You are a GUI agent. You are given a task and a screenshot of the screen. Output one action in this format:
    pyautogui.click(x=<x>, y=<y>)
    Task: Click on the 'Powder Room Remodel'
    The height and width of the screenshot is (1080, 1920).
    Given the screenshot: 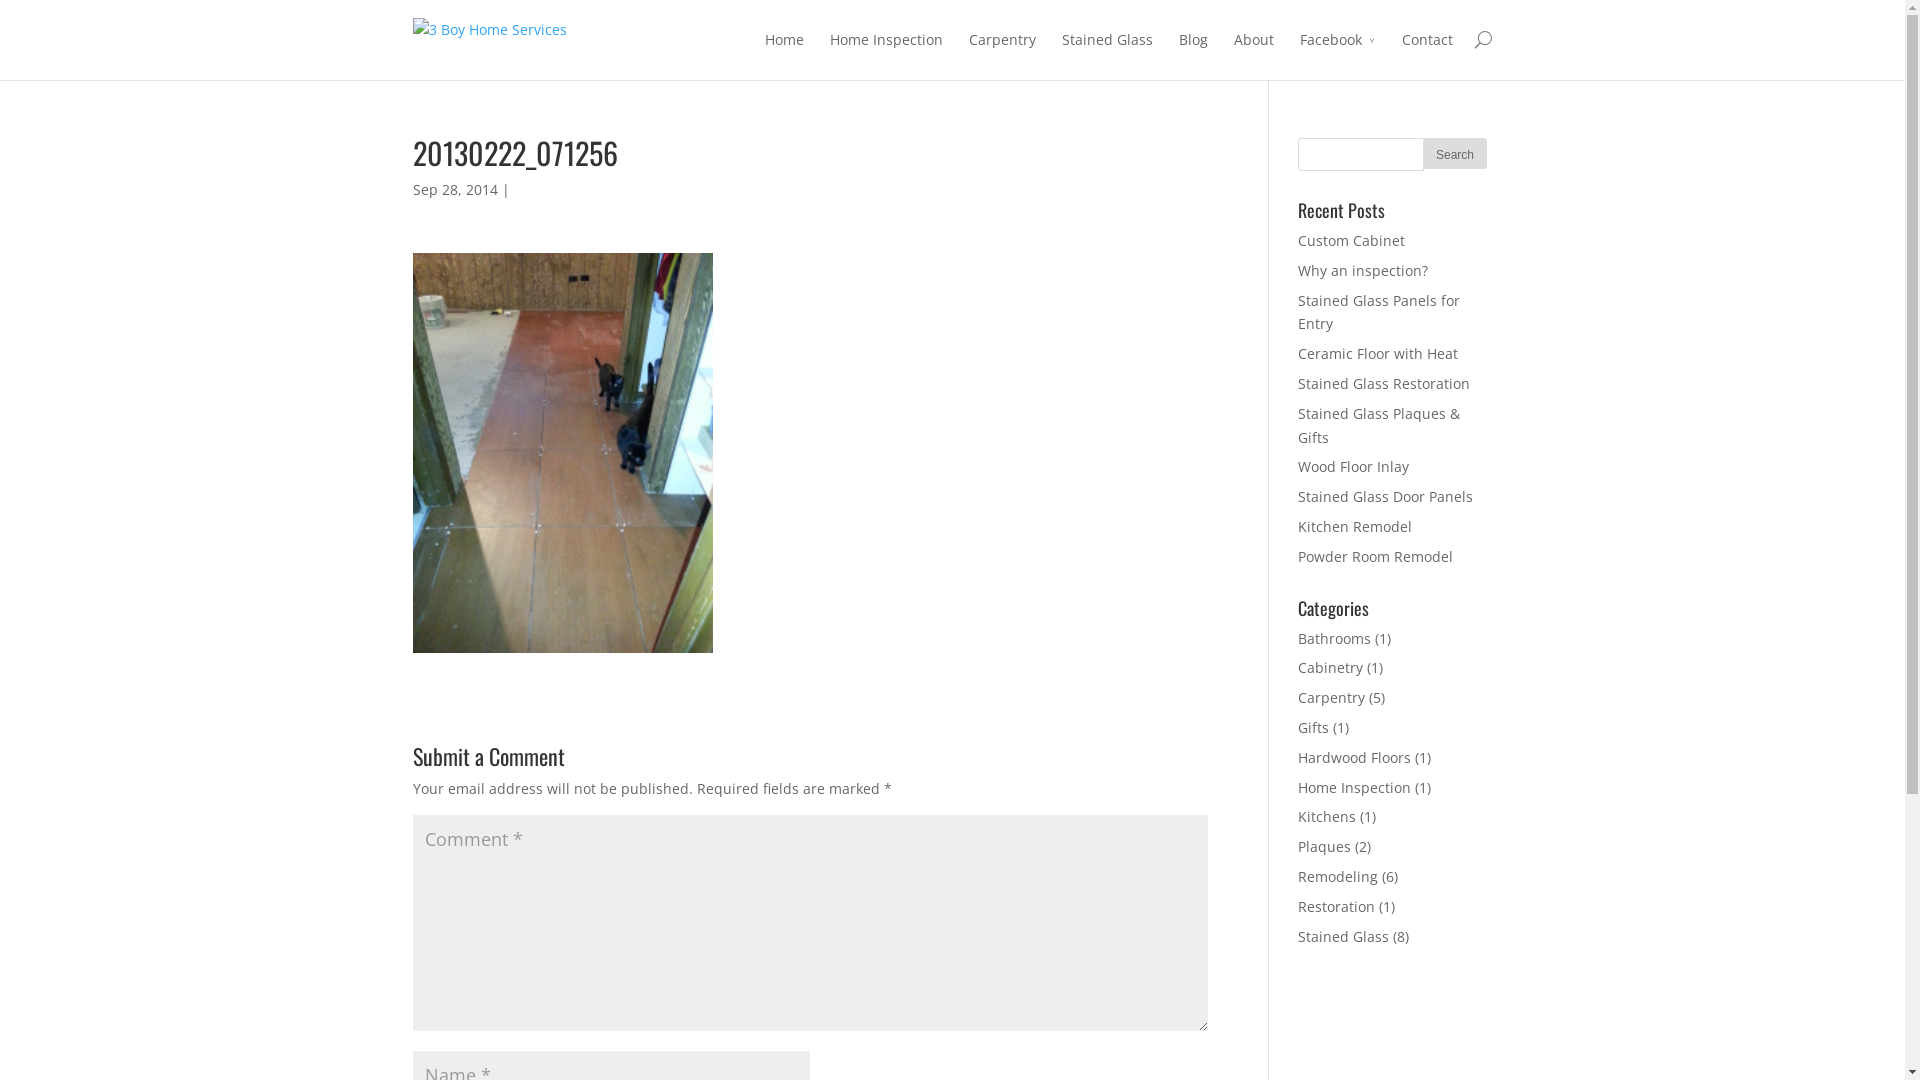 What is the action you would take?
    pyautogui.click(x=1374, y=556)
    